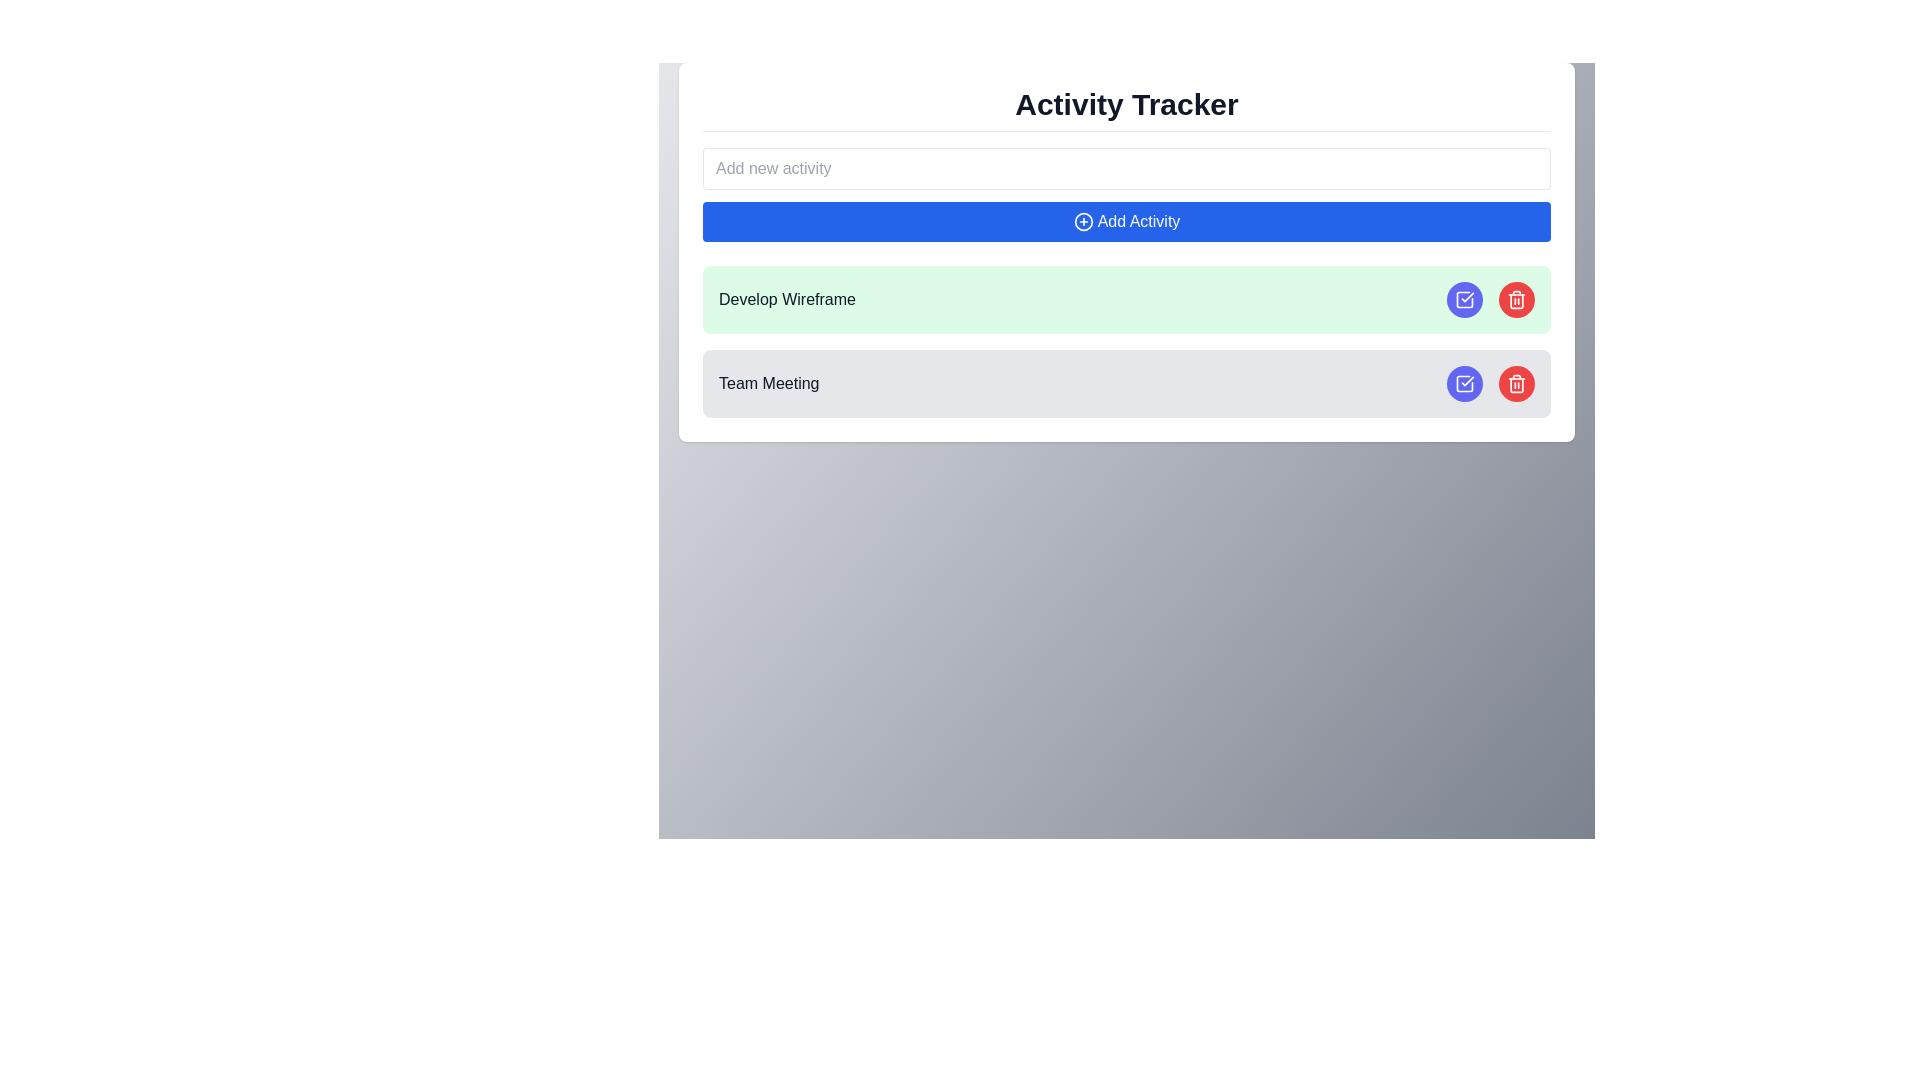 The width and height of the screenshot is (1920, 1080). Describe the element at coordinates (1464, 300) in the screenshot. I see `the icon inside the circular button associated with the 'Team Meeting' entry` at that location.